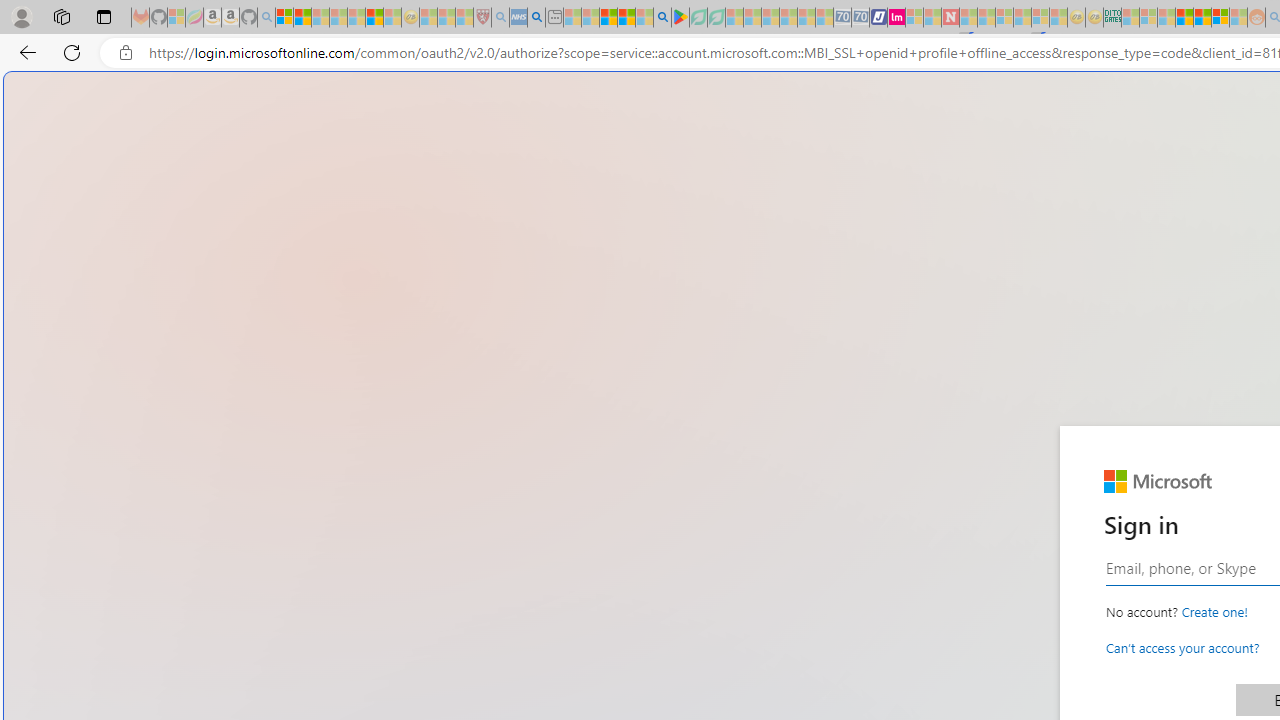  Describe the element at coordinates (1201, 17) in the screenshot. I see `'Kinda Frugal - MSN'` at that location.